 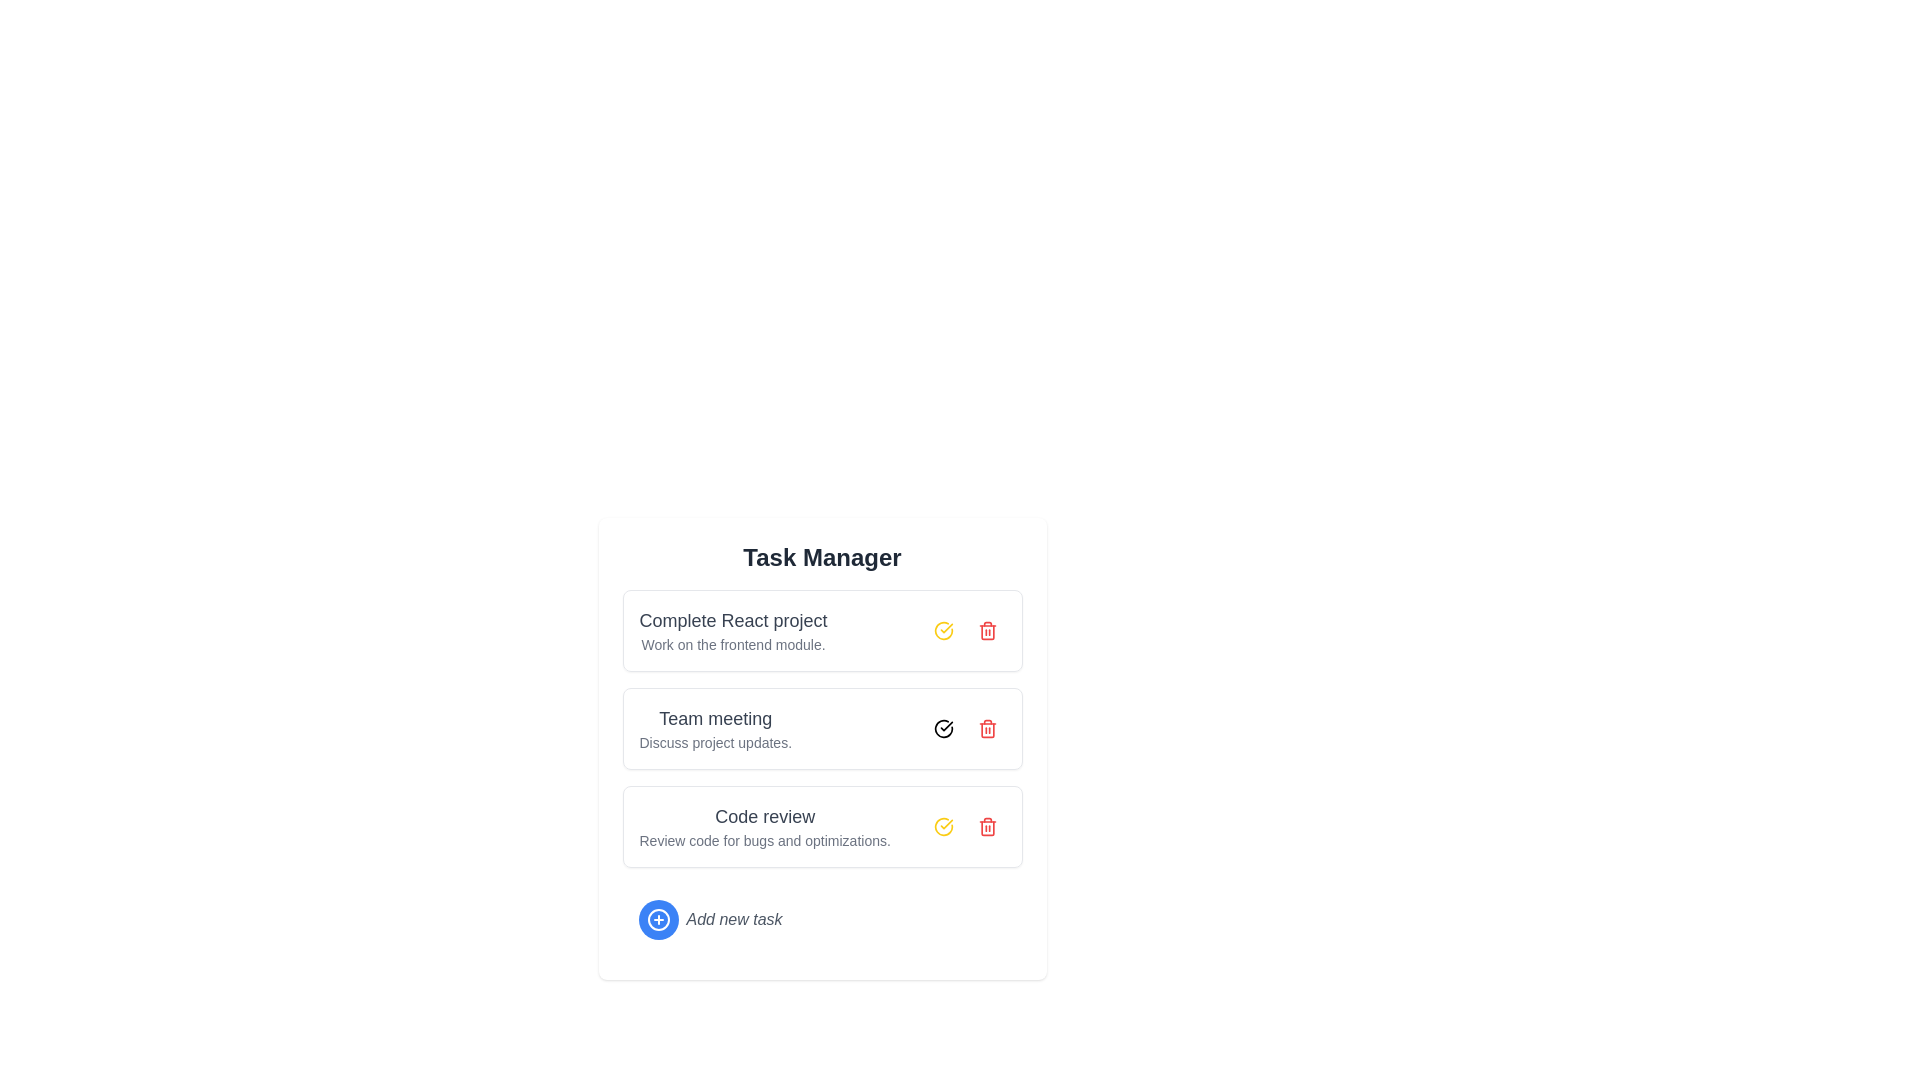 What do you see at coordinates (942, 729) in the screenshot?
I see `the progress indicator icon located to the right of the 'Team meeting' task` at bounding box center [942, 729].